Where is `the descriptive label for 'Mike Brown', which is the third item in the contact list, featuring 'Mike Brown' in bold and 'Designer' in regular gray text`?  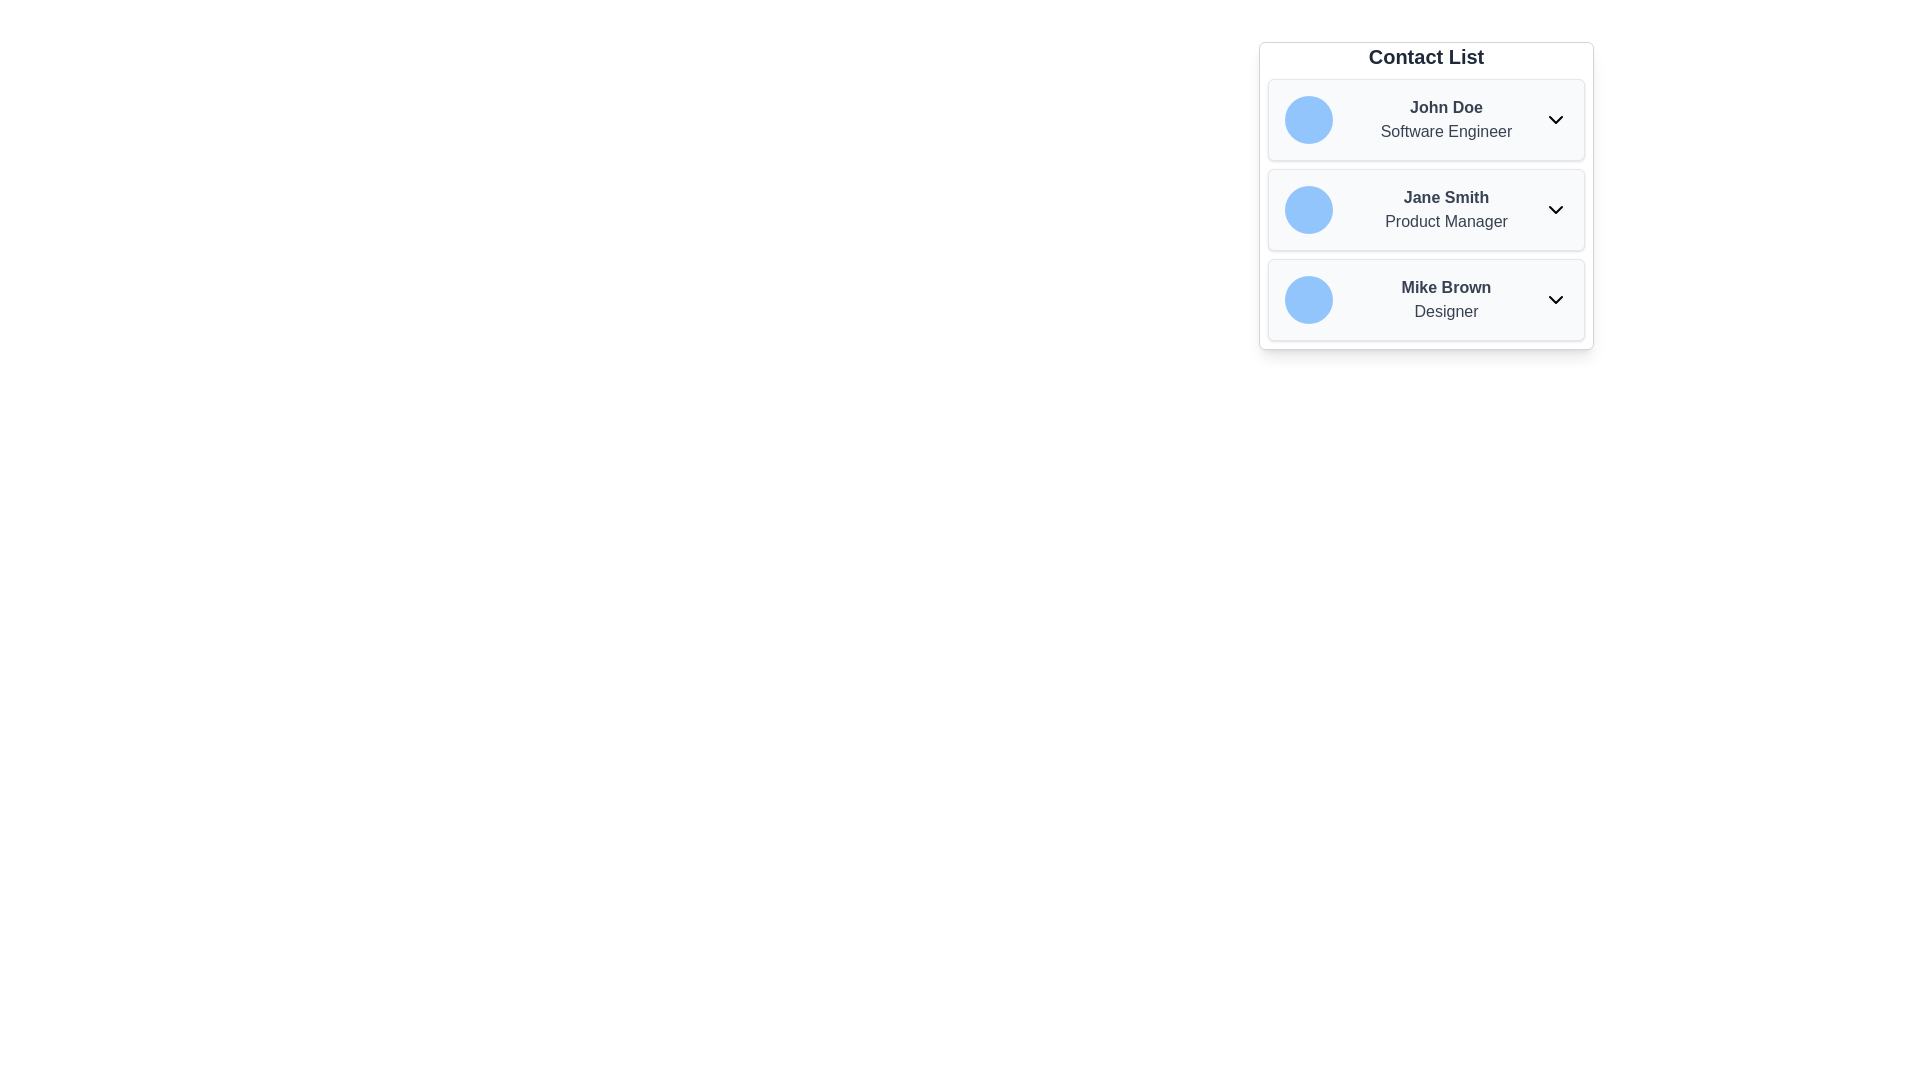 the descriptive label for 'Mike Brown', which is the third item in the contact list, featuring 'Mike Brown' in bold and 'Designer' in regular gray text is located at coordinates (1446, 300).